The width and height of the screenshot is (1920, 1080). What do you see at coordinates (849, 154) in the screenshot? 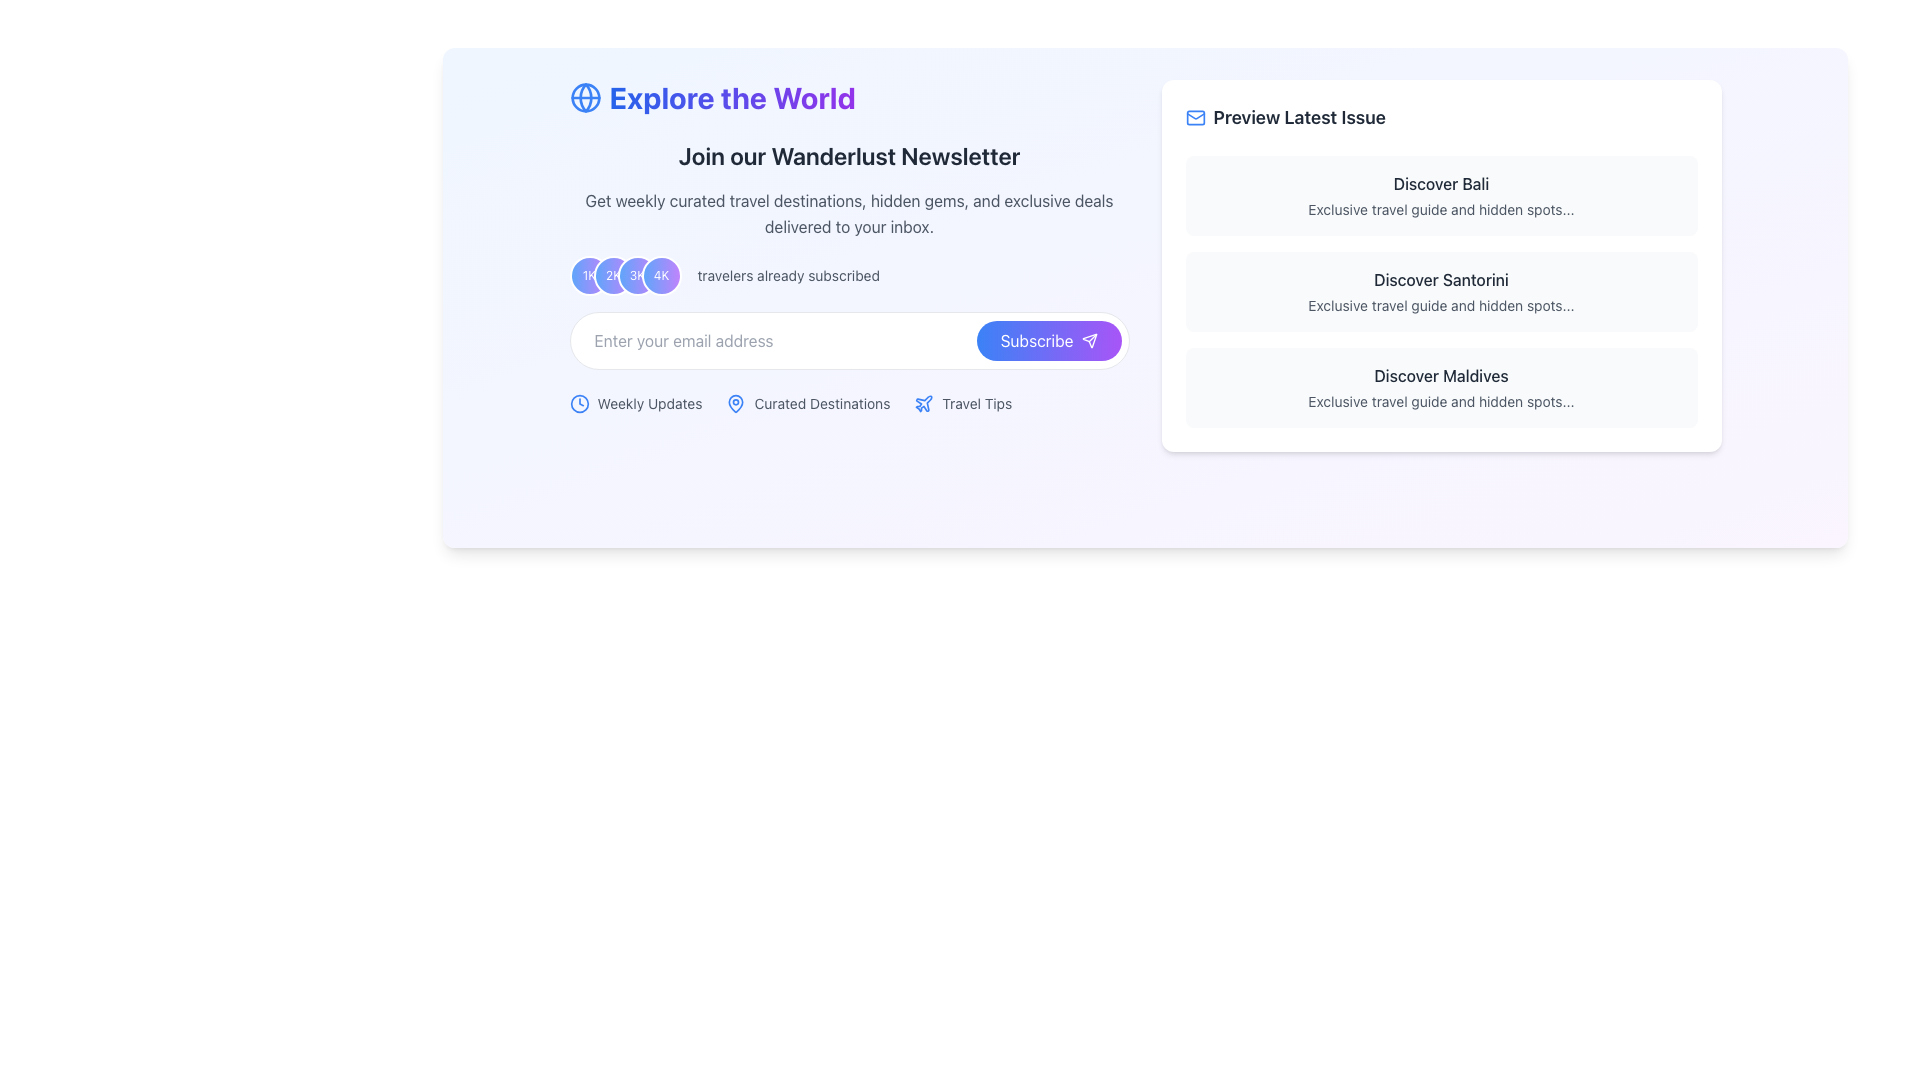
I see `the static text element that serves as a heading for the newsletter subscription benefits, positioned below 'Explore the World'` at bounding box center [849, 154].